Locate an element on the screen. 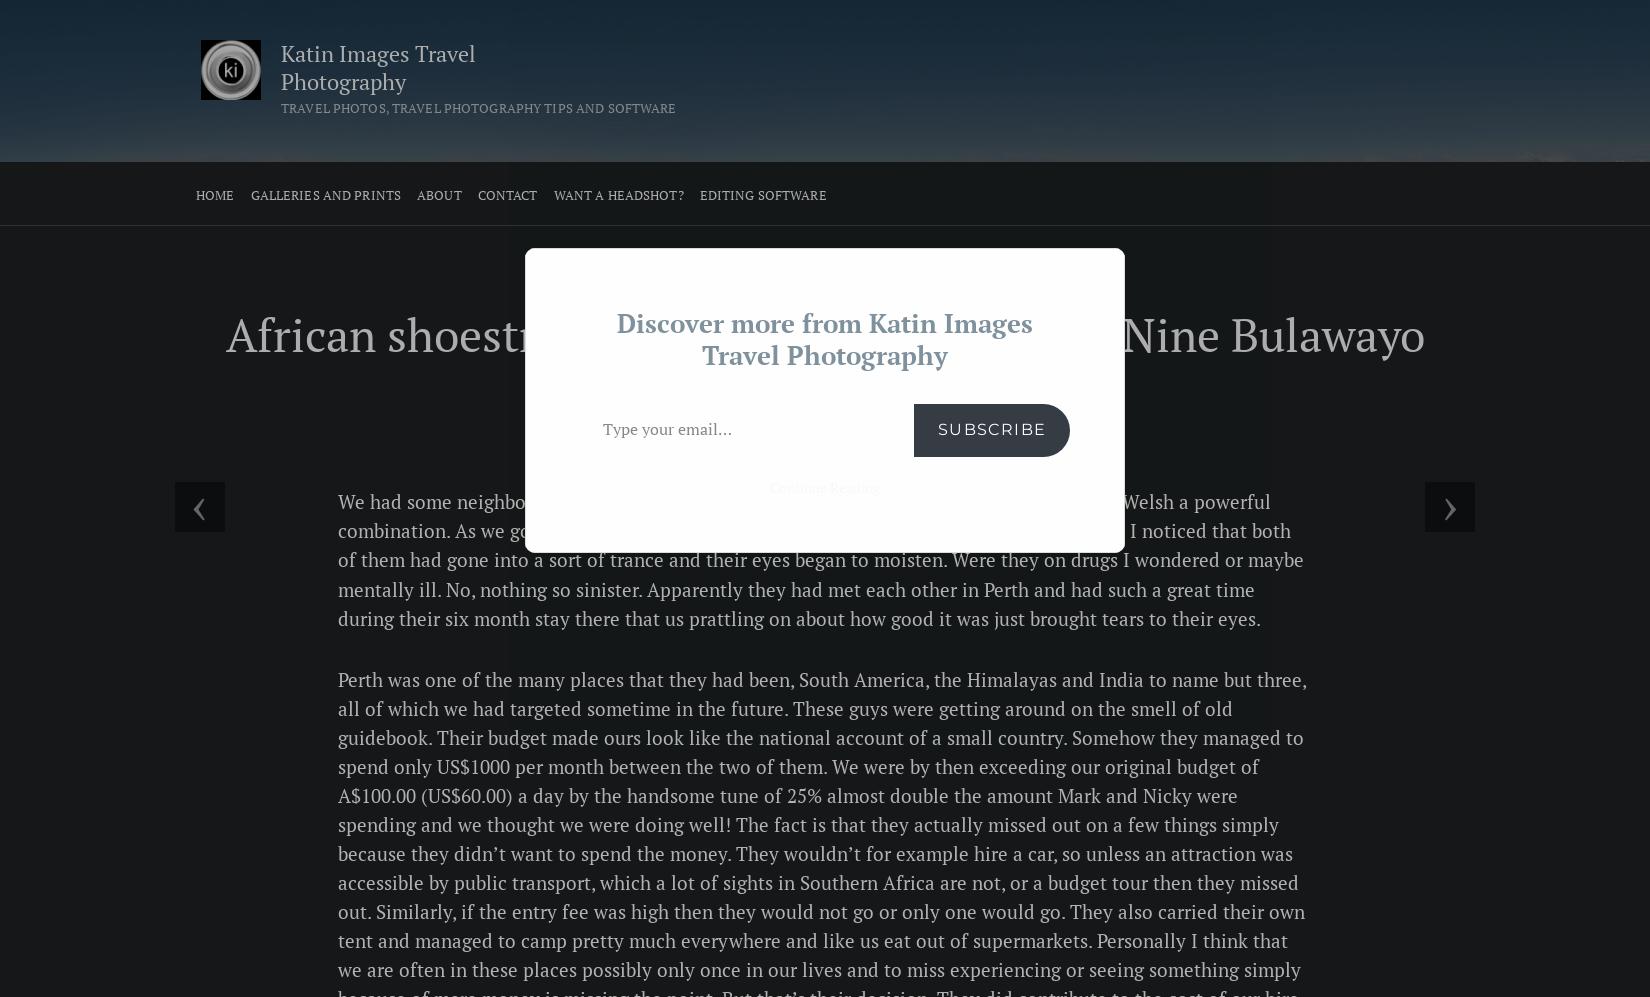 The height and width of the screenshot is (997, 1650). 'Discover more from Katin Images Travel Photography' is located at coordinates (825, 337).